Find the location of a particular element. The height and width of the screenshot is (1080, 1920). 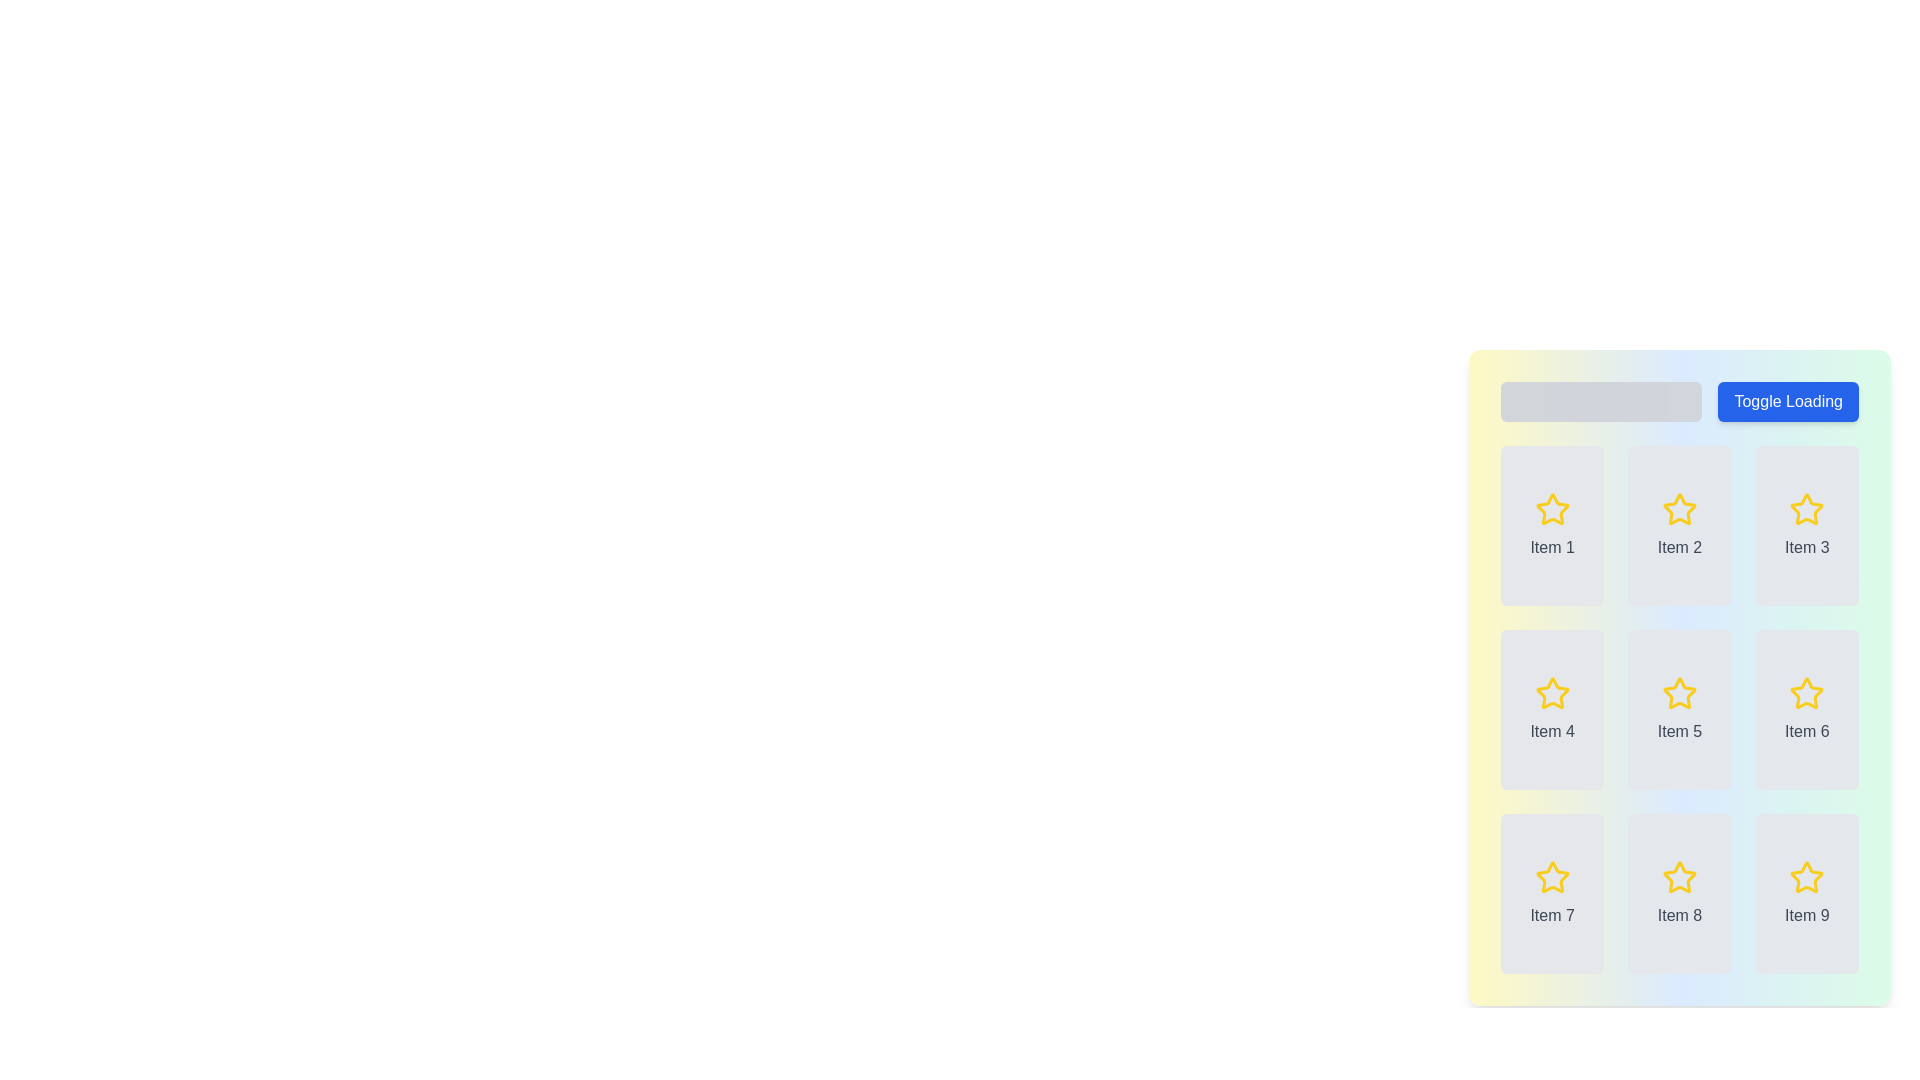

the text label displaying 'Item 1' located below the yellow star icon in the first card of the grid layout is located at coordinates (1551, 547).